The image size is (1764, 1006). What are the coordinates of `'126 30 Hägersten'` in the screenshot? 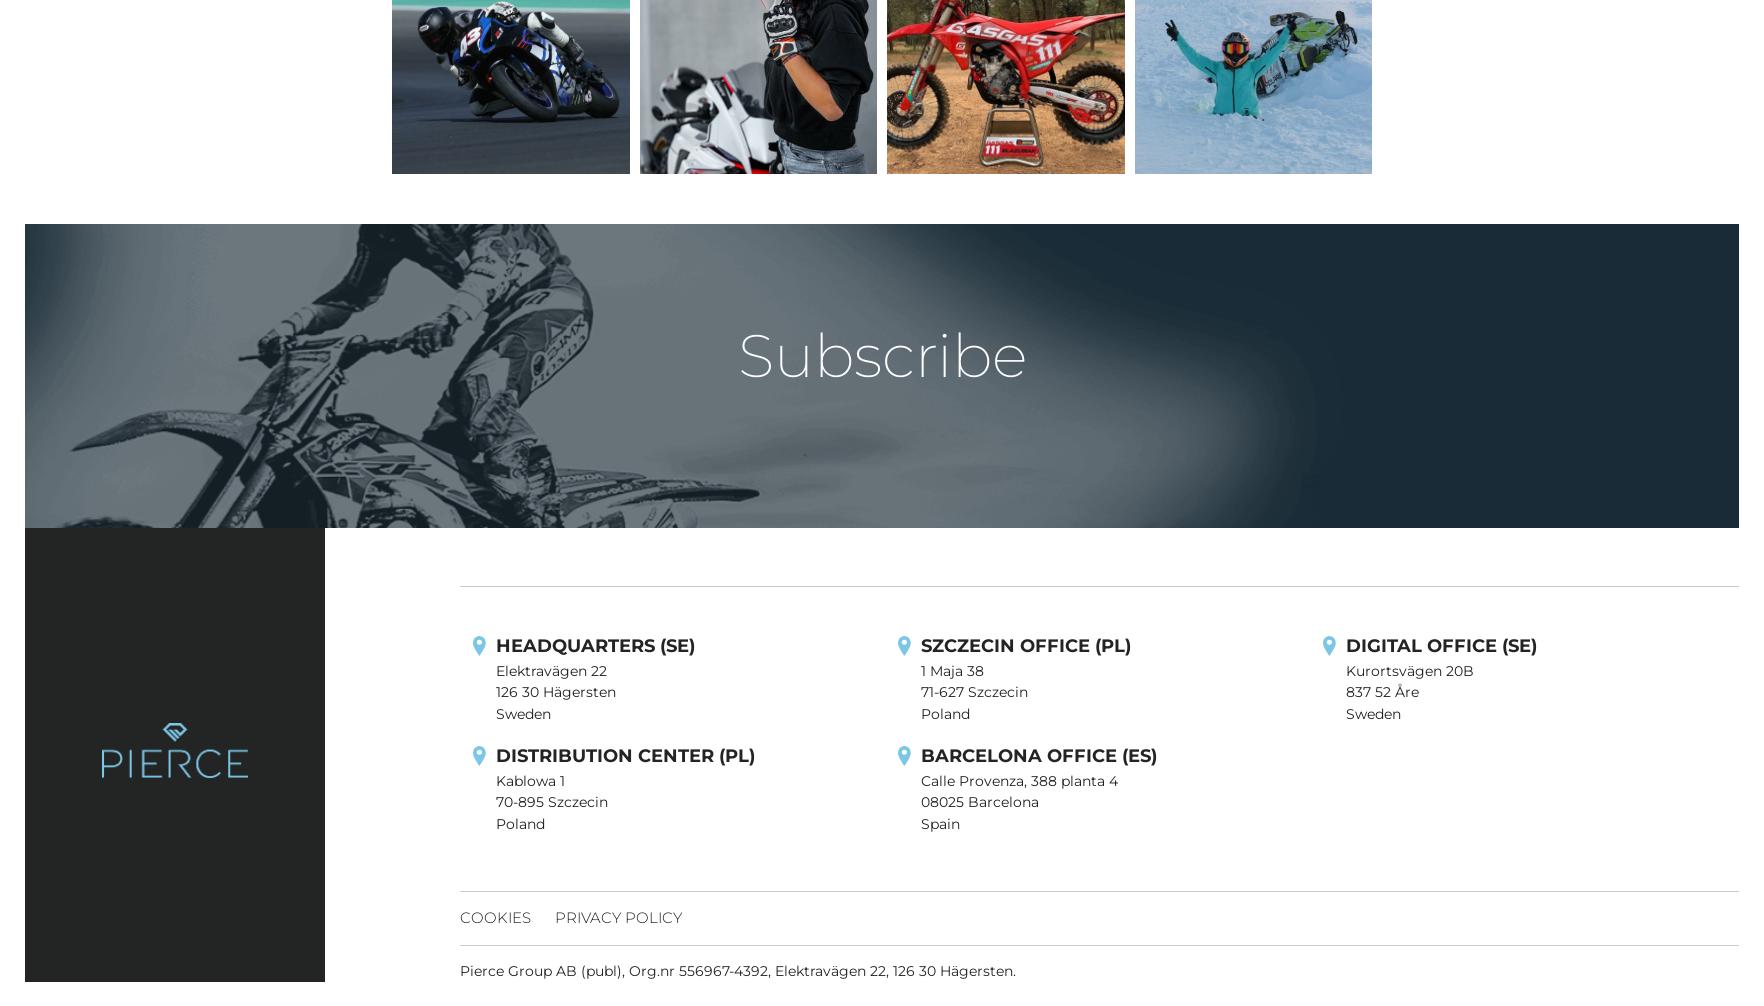 It's located at (556, 692).